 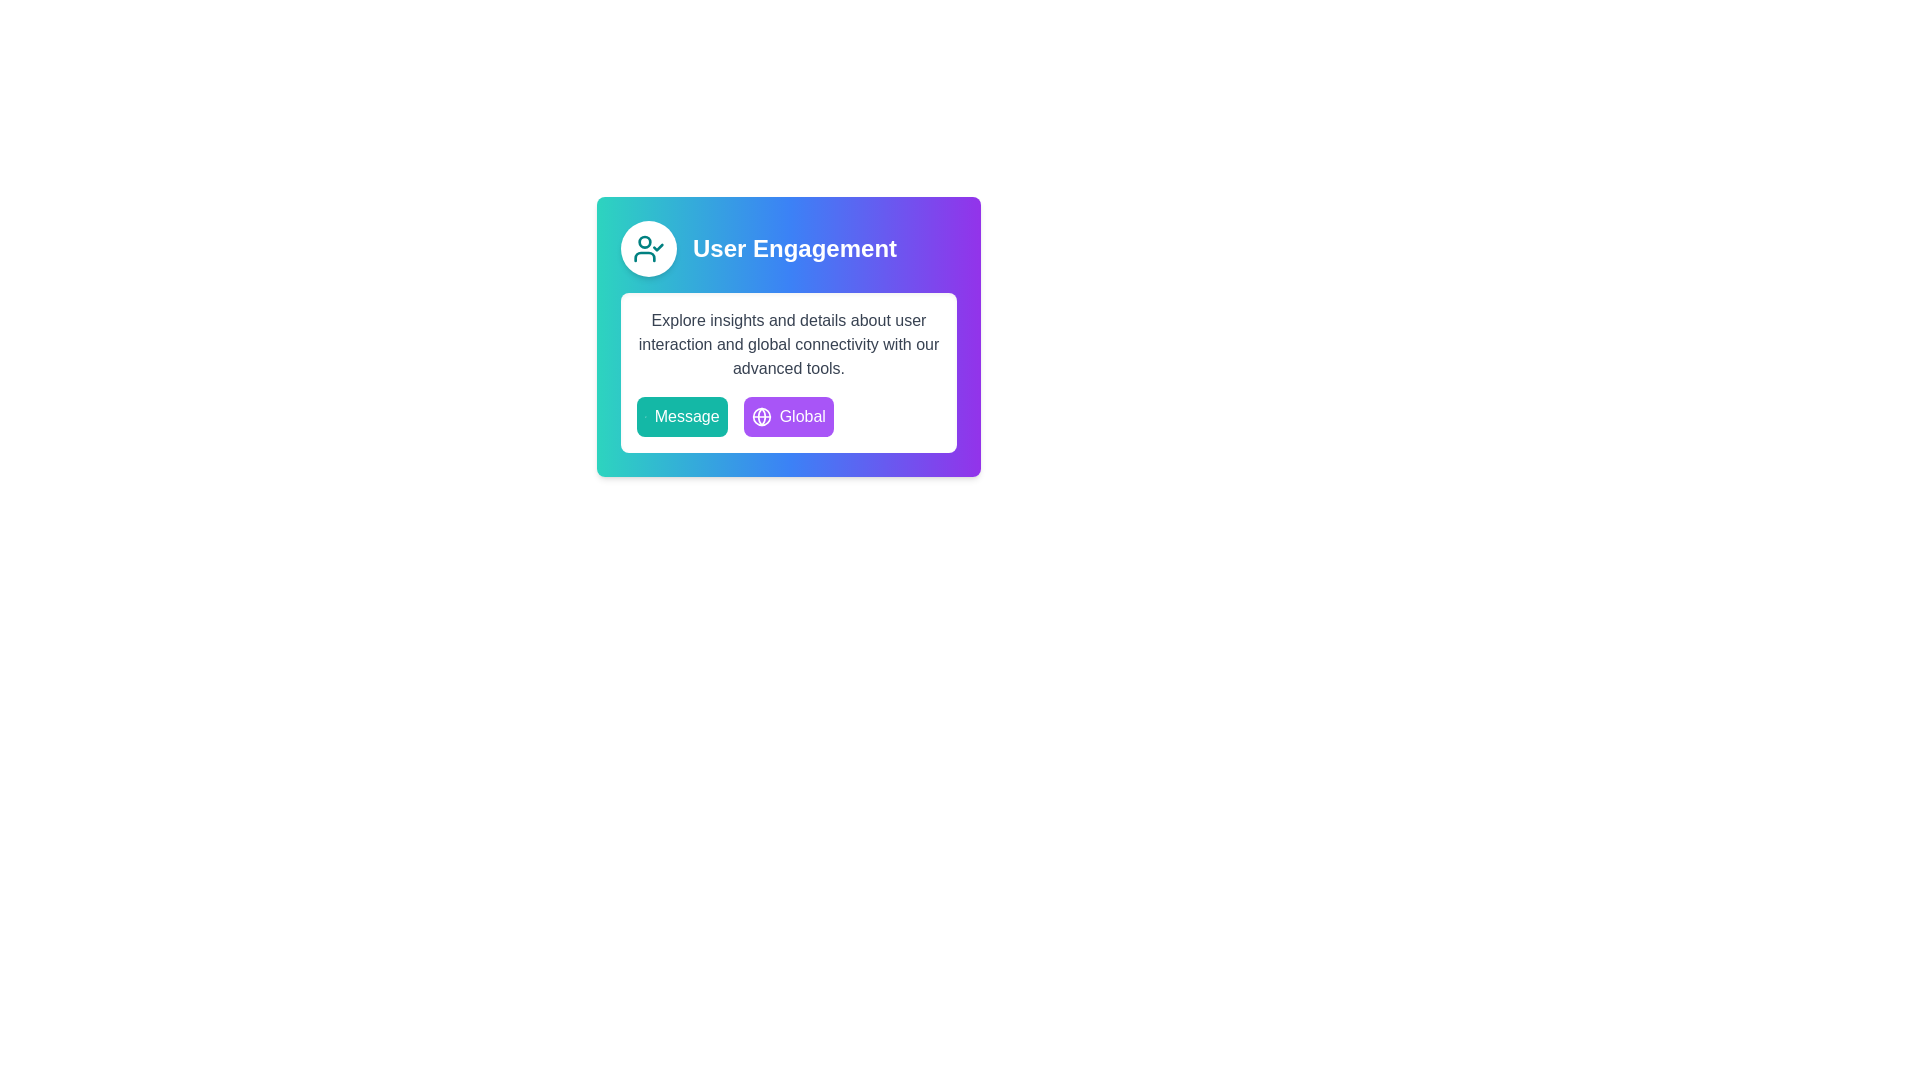 I want to click on the 'Message' button which contains an icon on its left side, sharing the button's teal background, so click(x=645, y=415).